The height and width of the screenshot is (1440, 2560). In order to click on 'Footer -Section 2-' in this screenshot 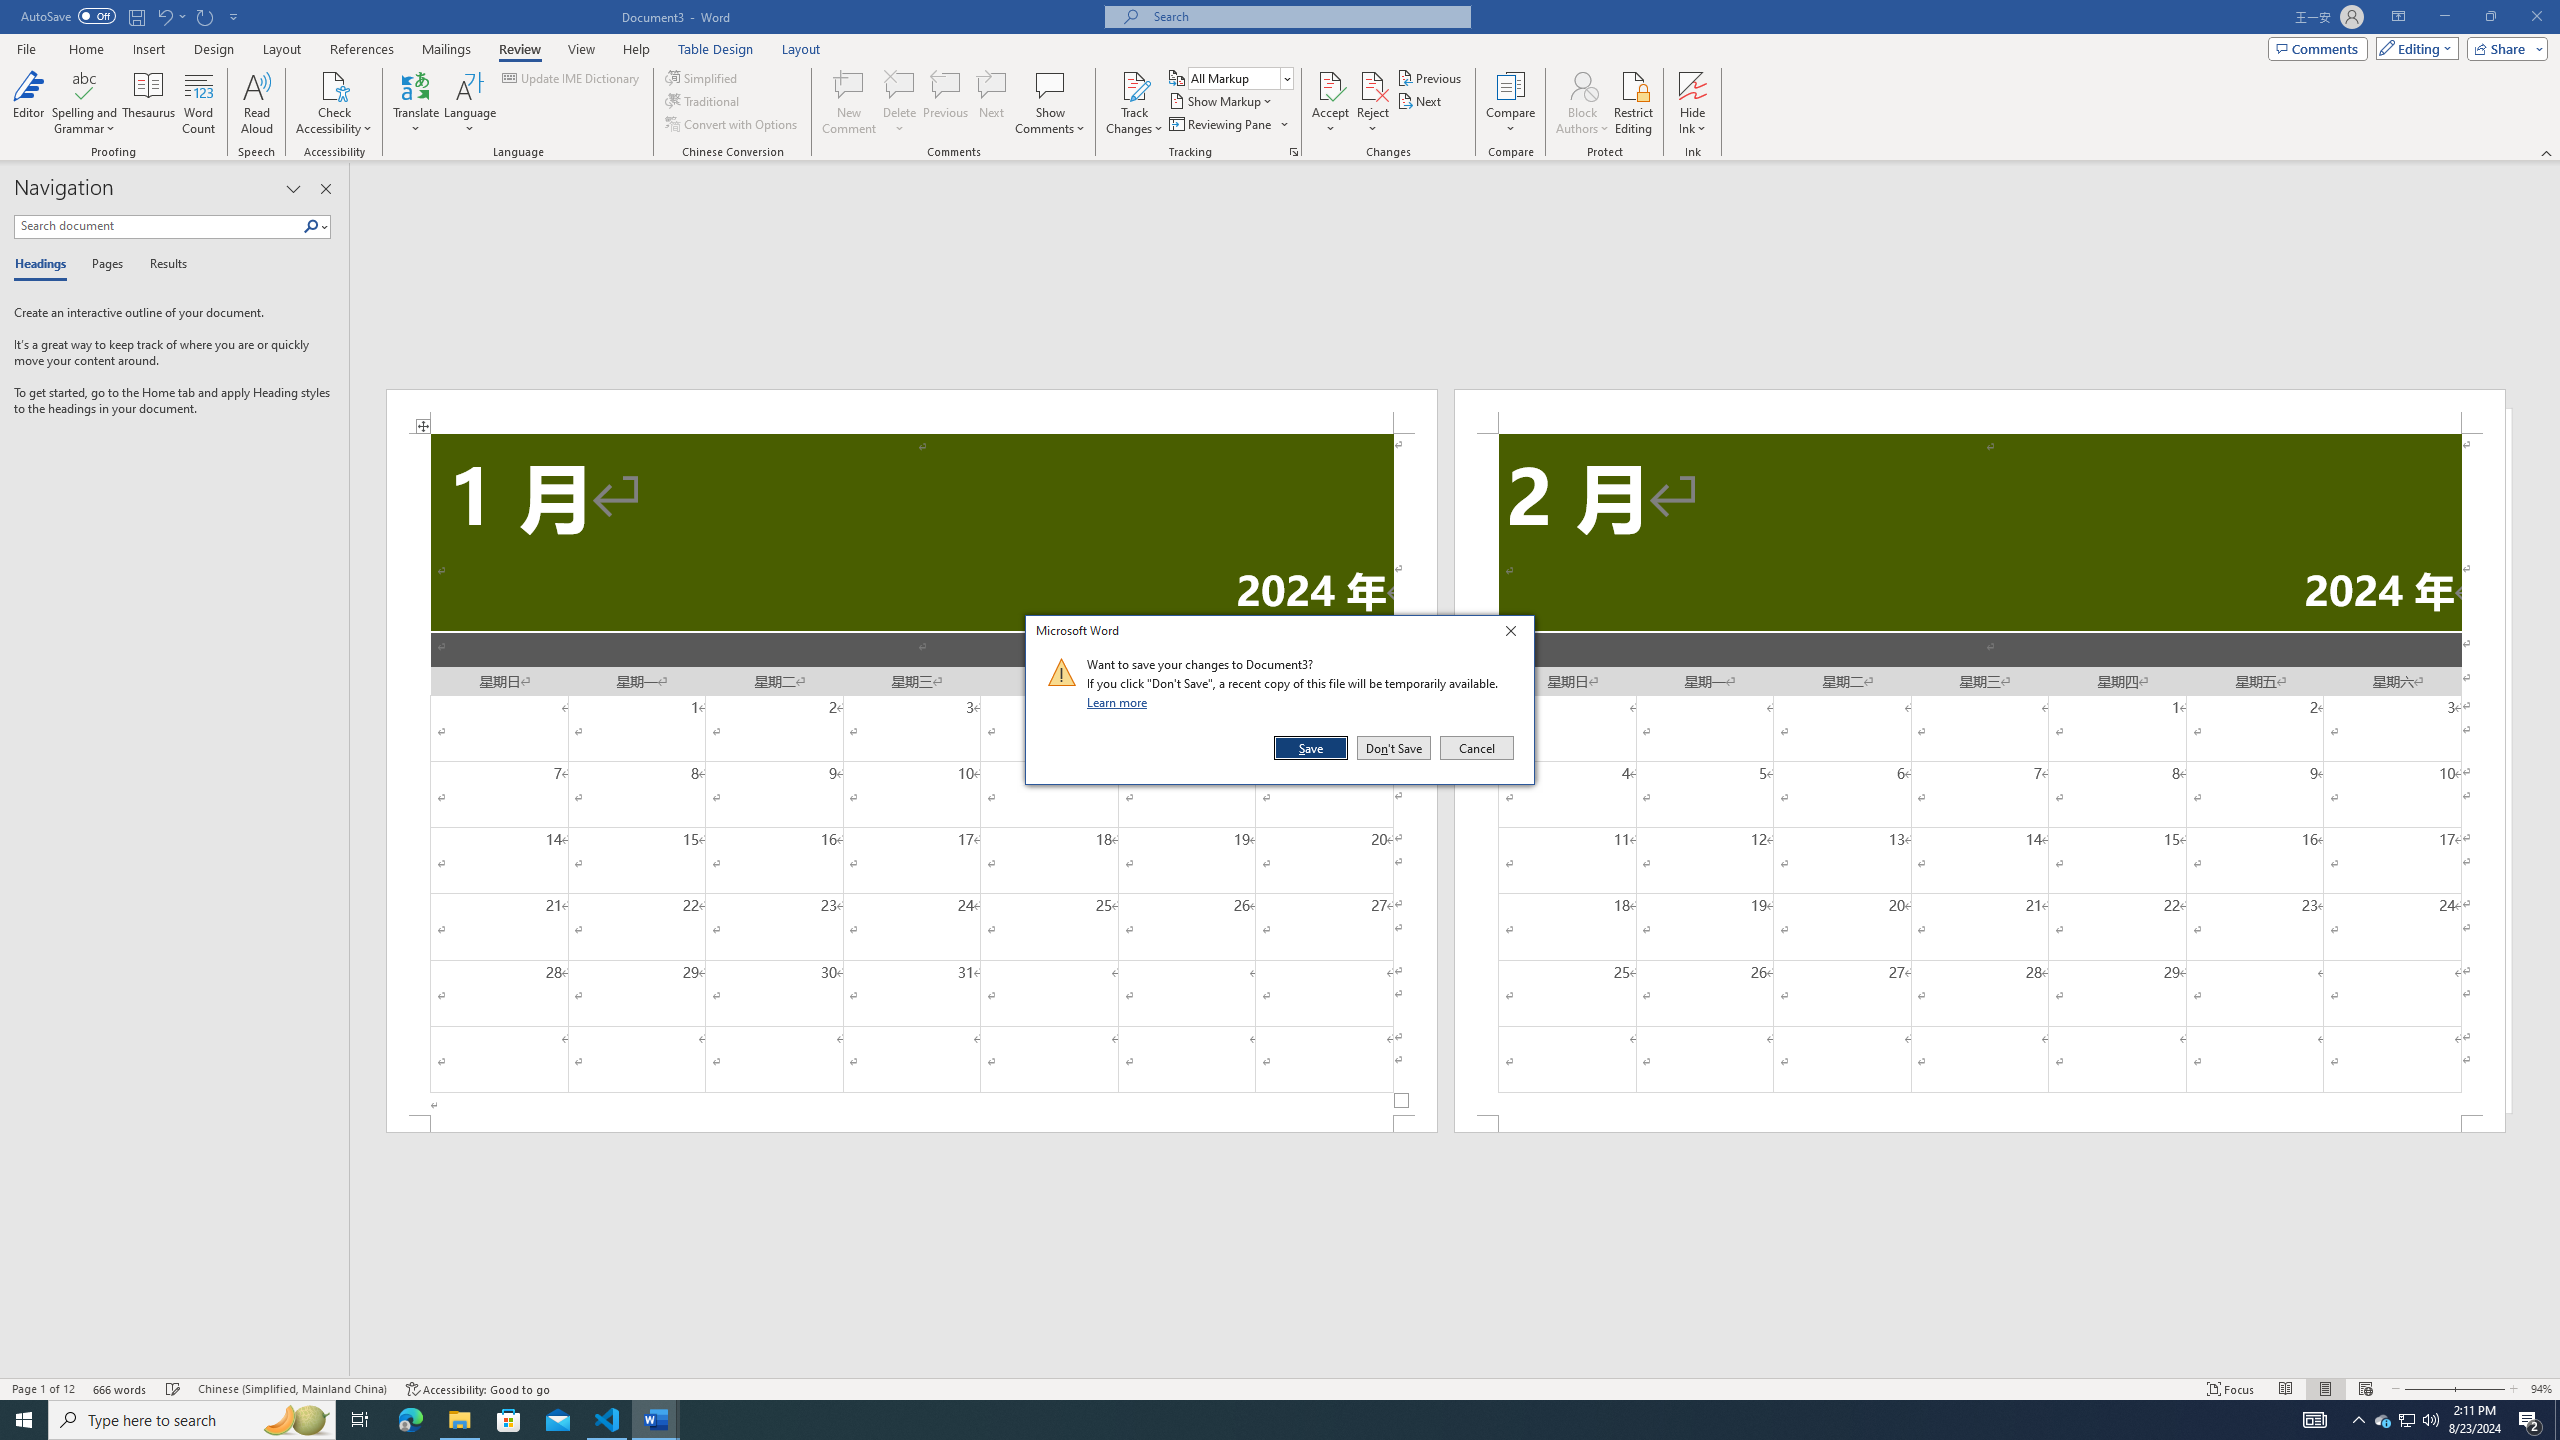, I will do `click(1980, 1122)`.